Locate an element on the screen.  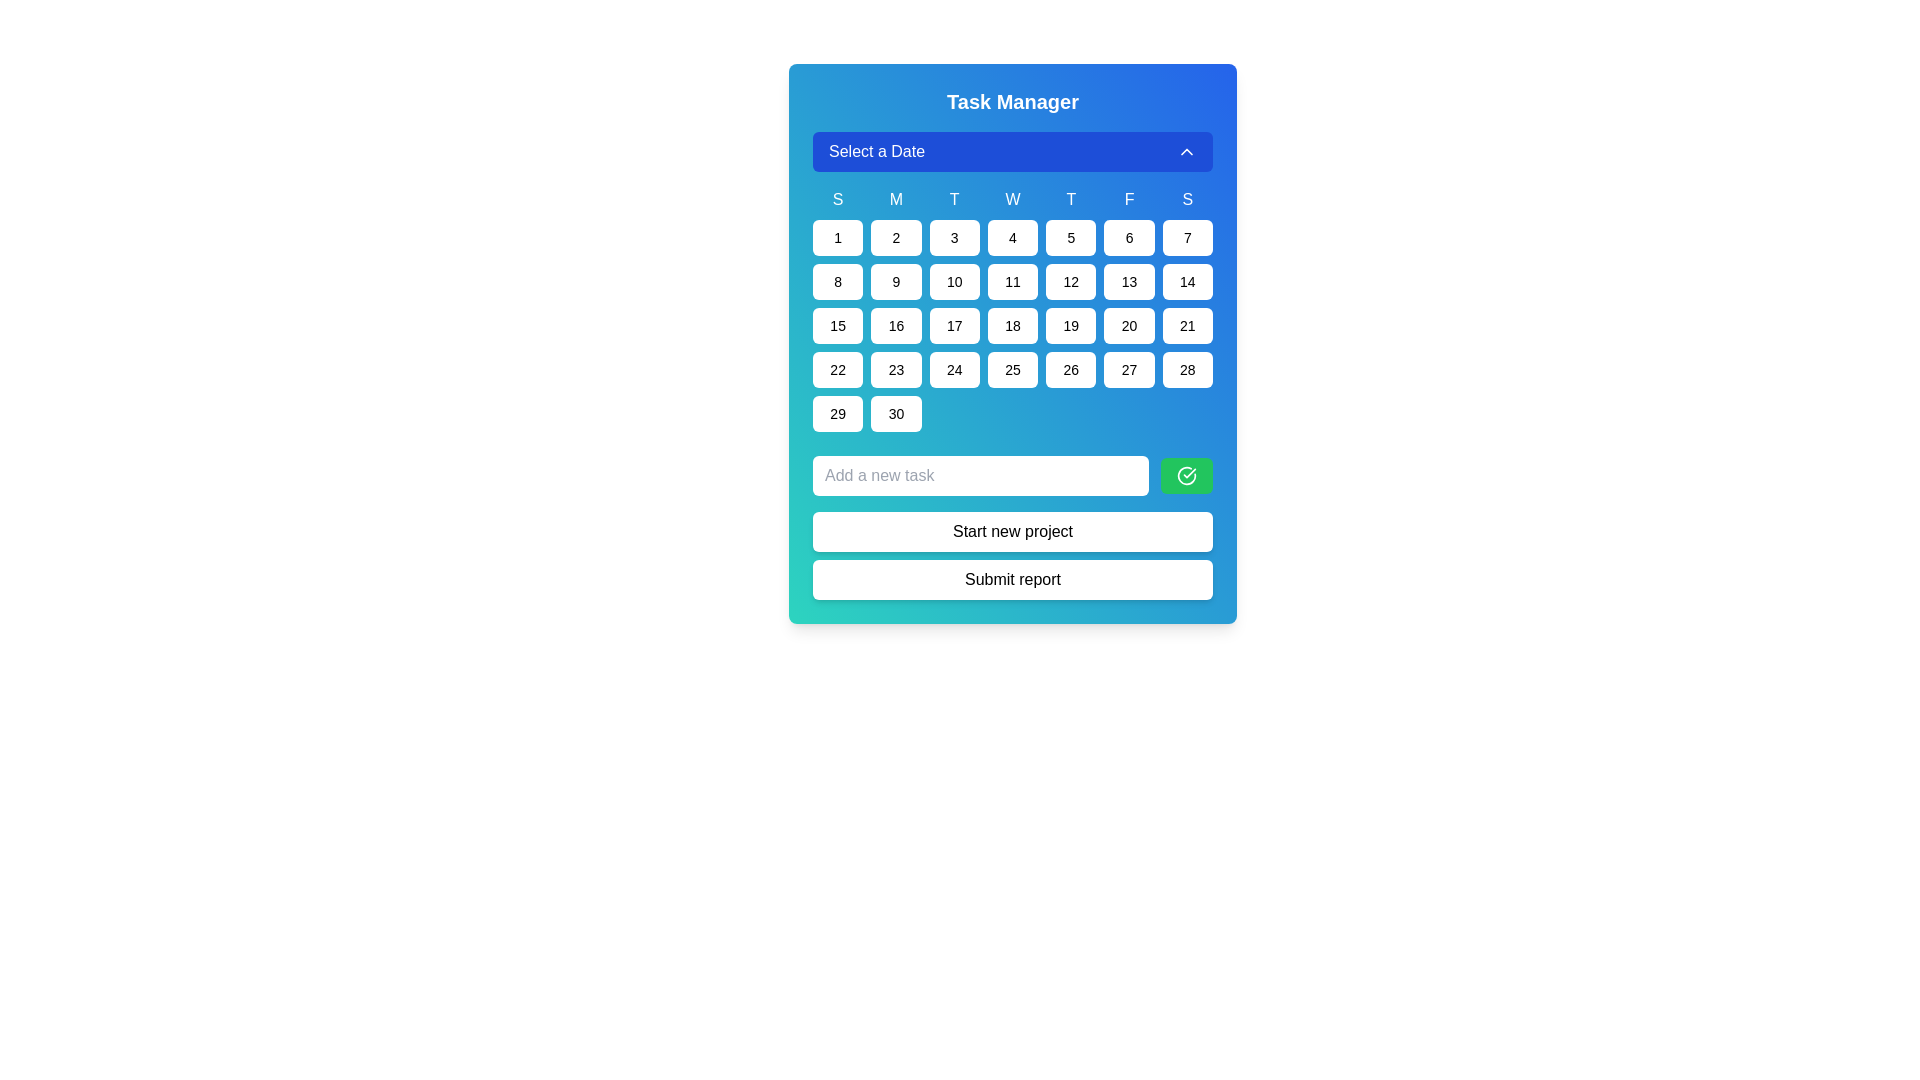
the interactive button displaying the number '16' located in the fourth row and second column of the calendar grid in the Task Manager interface is located at coordinates (895, 325).